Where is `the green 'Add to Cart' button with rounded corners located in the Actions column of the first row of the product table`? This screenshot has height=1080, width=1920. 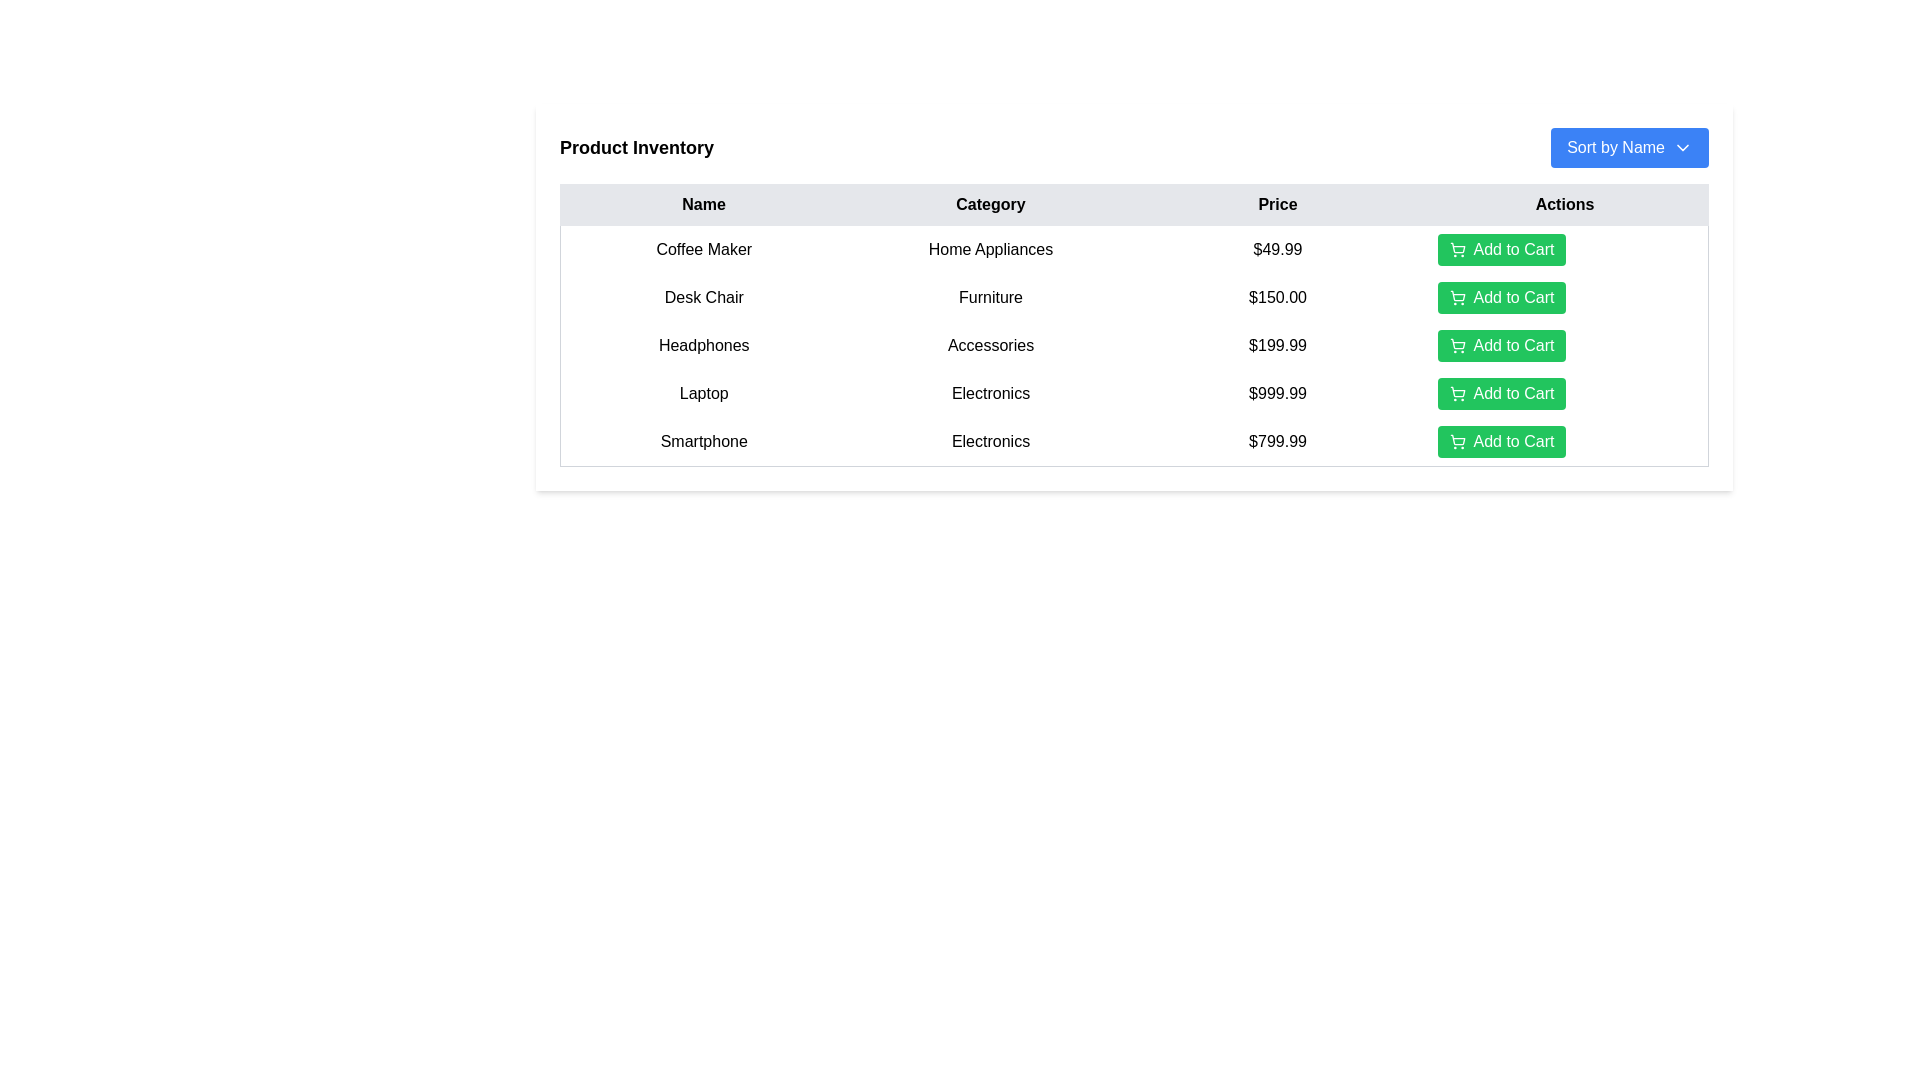
the green 'Add to Cart' button with rounded corners located in the Actions column of the first row of the product table is located at coordinates (1502, 249).